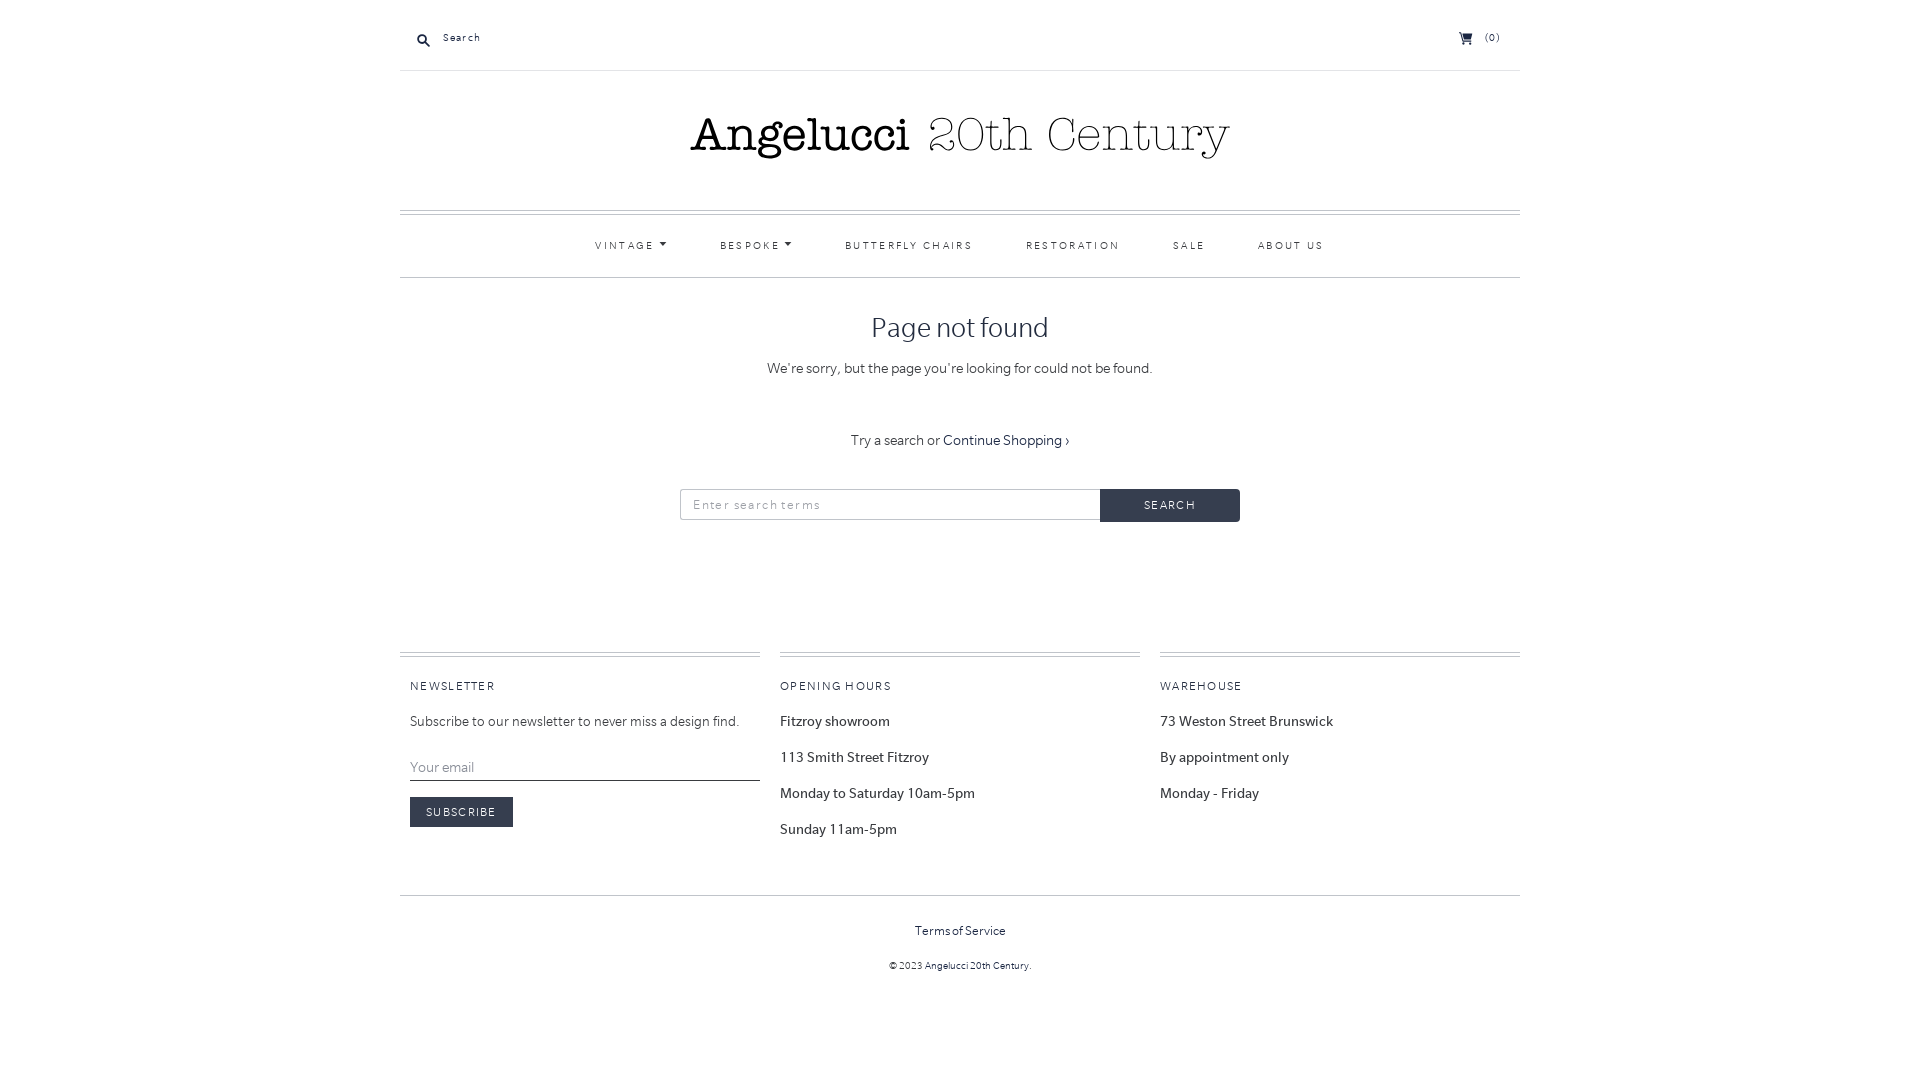  What do you see at coordinates (1479, 37) in the screenshot?
I see `'(0)'` at bounding box center [1479, 37].